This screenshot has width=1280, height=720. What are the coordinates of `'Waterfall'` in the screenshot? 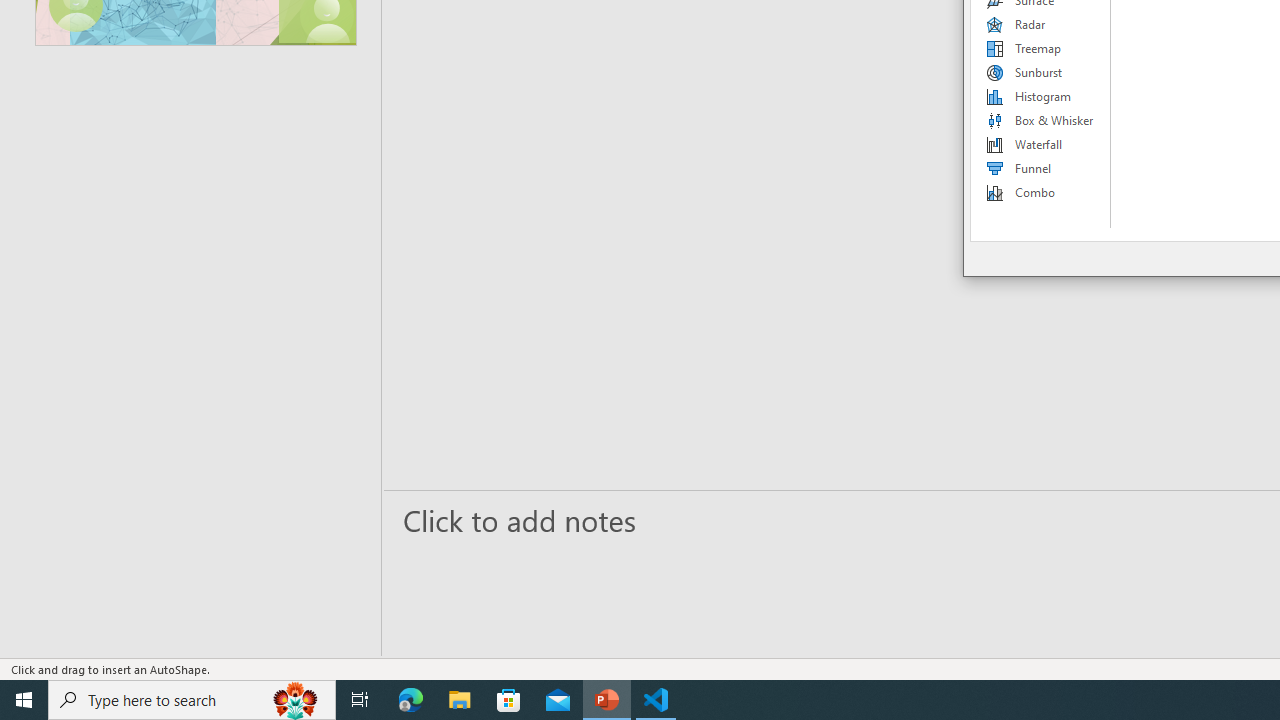 It's located at (1040, 144).